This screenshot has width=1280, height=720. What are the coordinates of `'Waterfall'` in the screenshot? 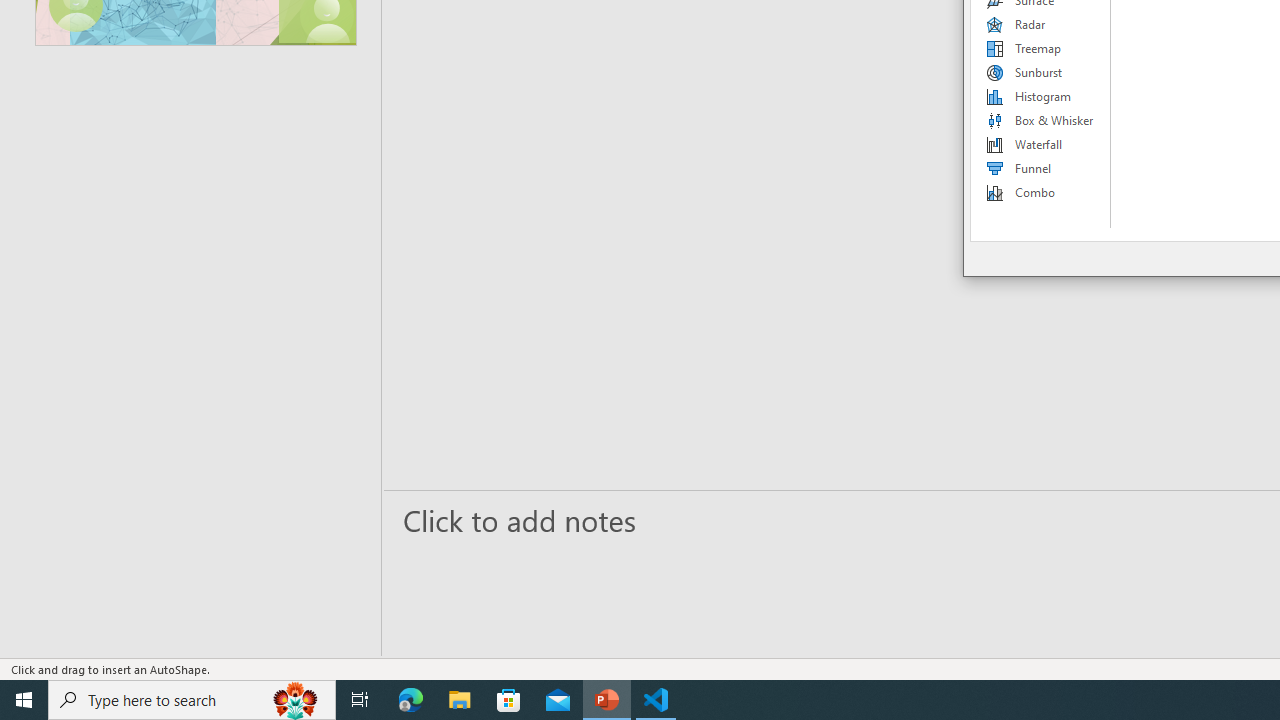 It's located at (1040, 144).